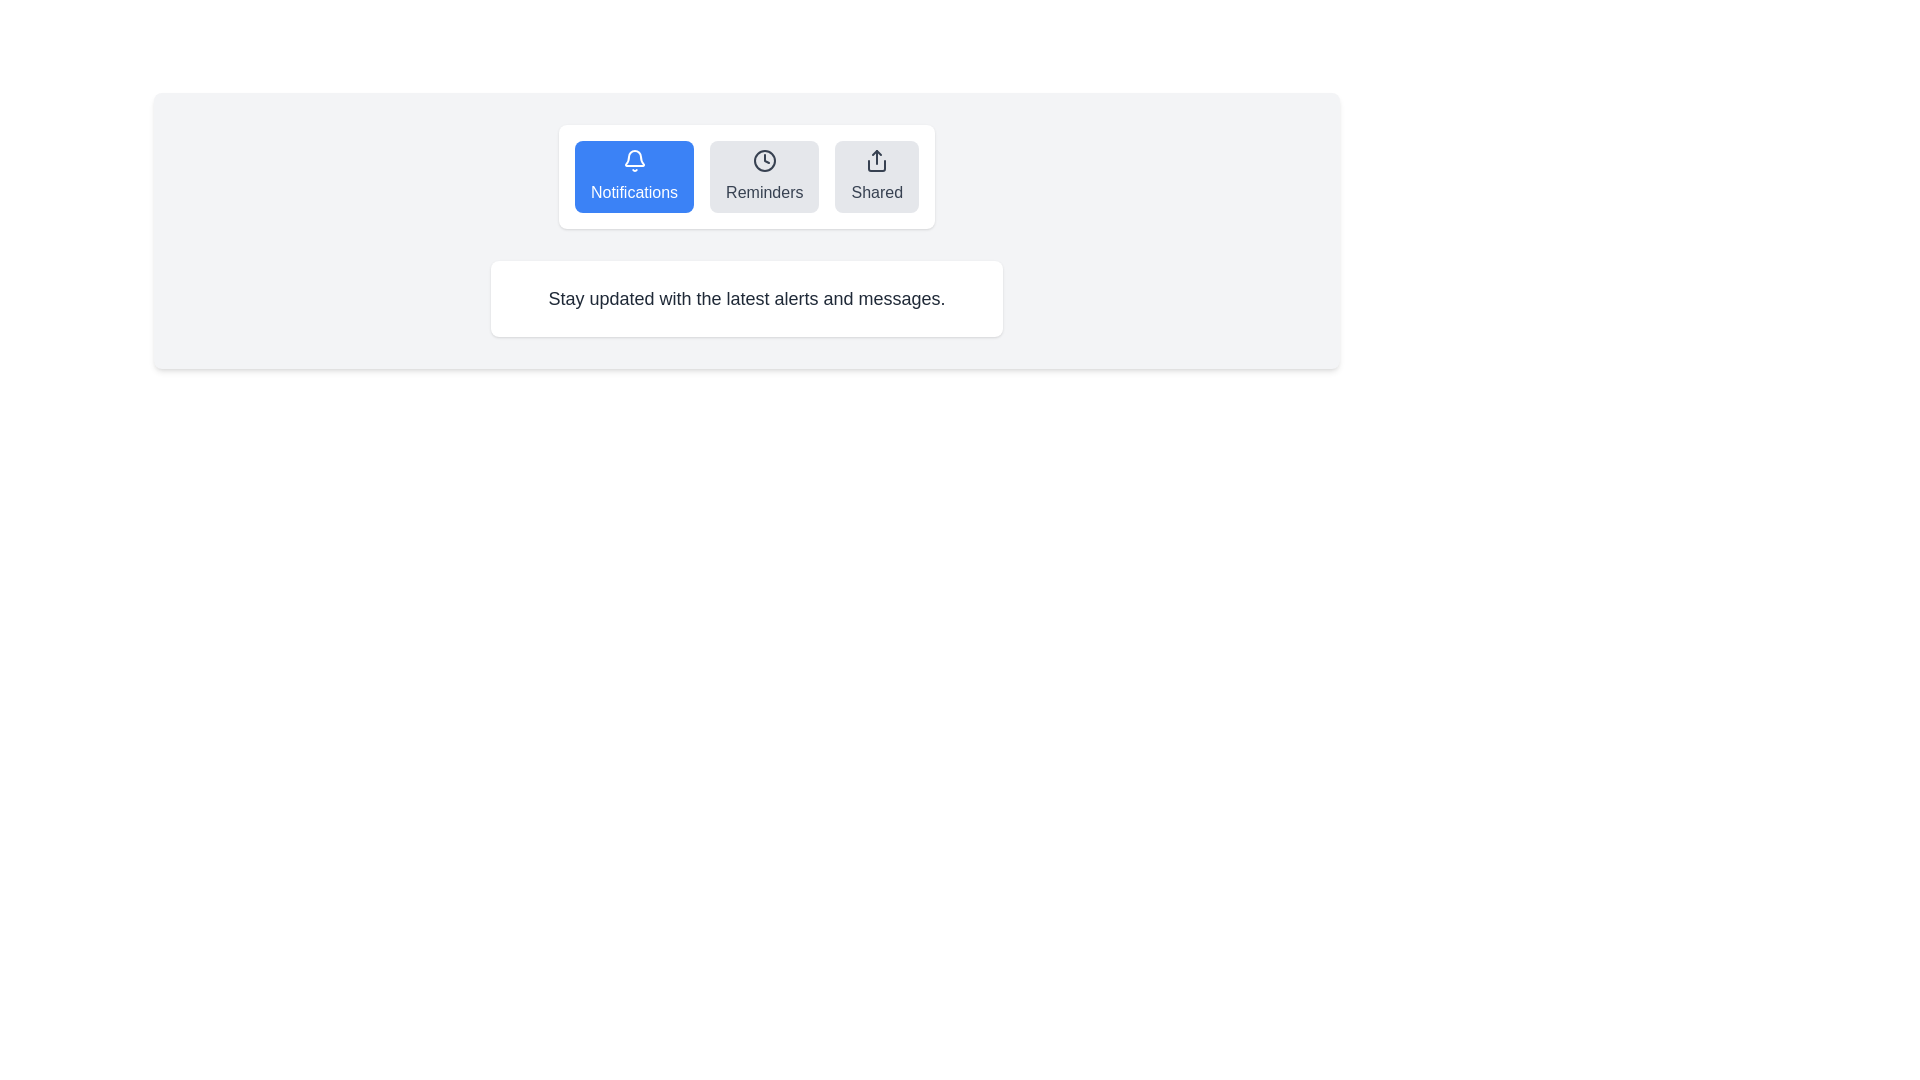  Describe the element at coordinates (877, 176) in the screenshot. I see `the tab labeled Shared to view its content` at that location.